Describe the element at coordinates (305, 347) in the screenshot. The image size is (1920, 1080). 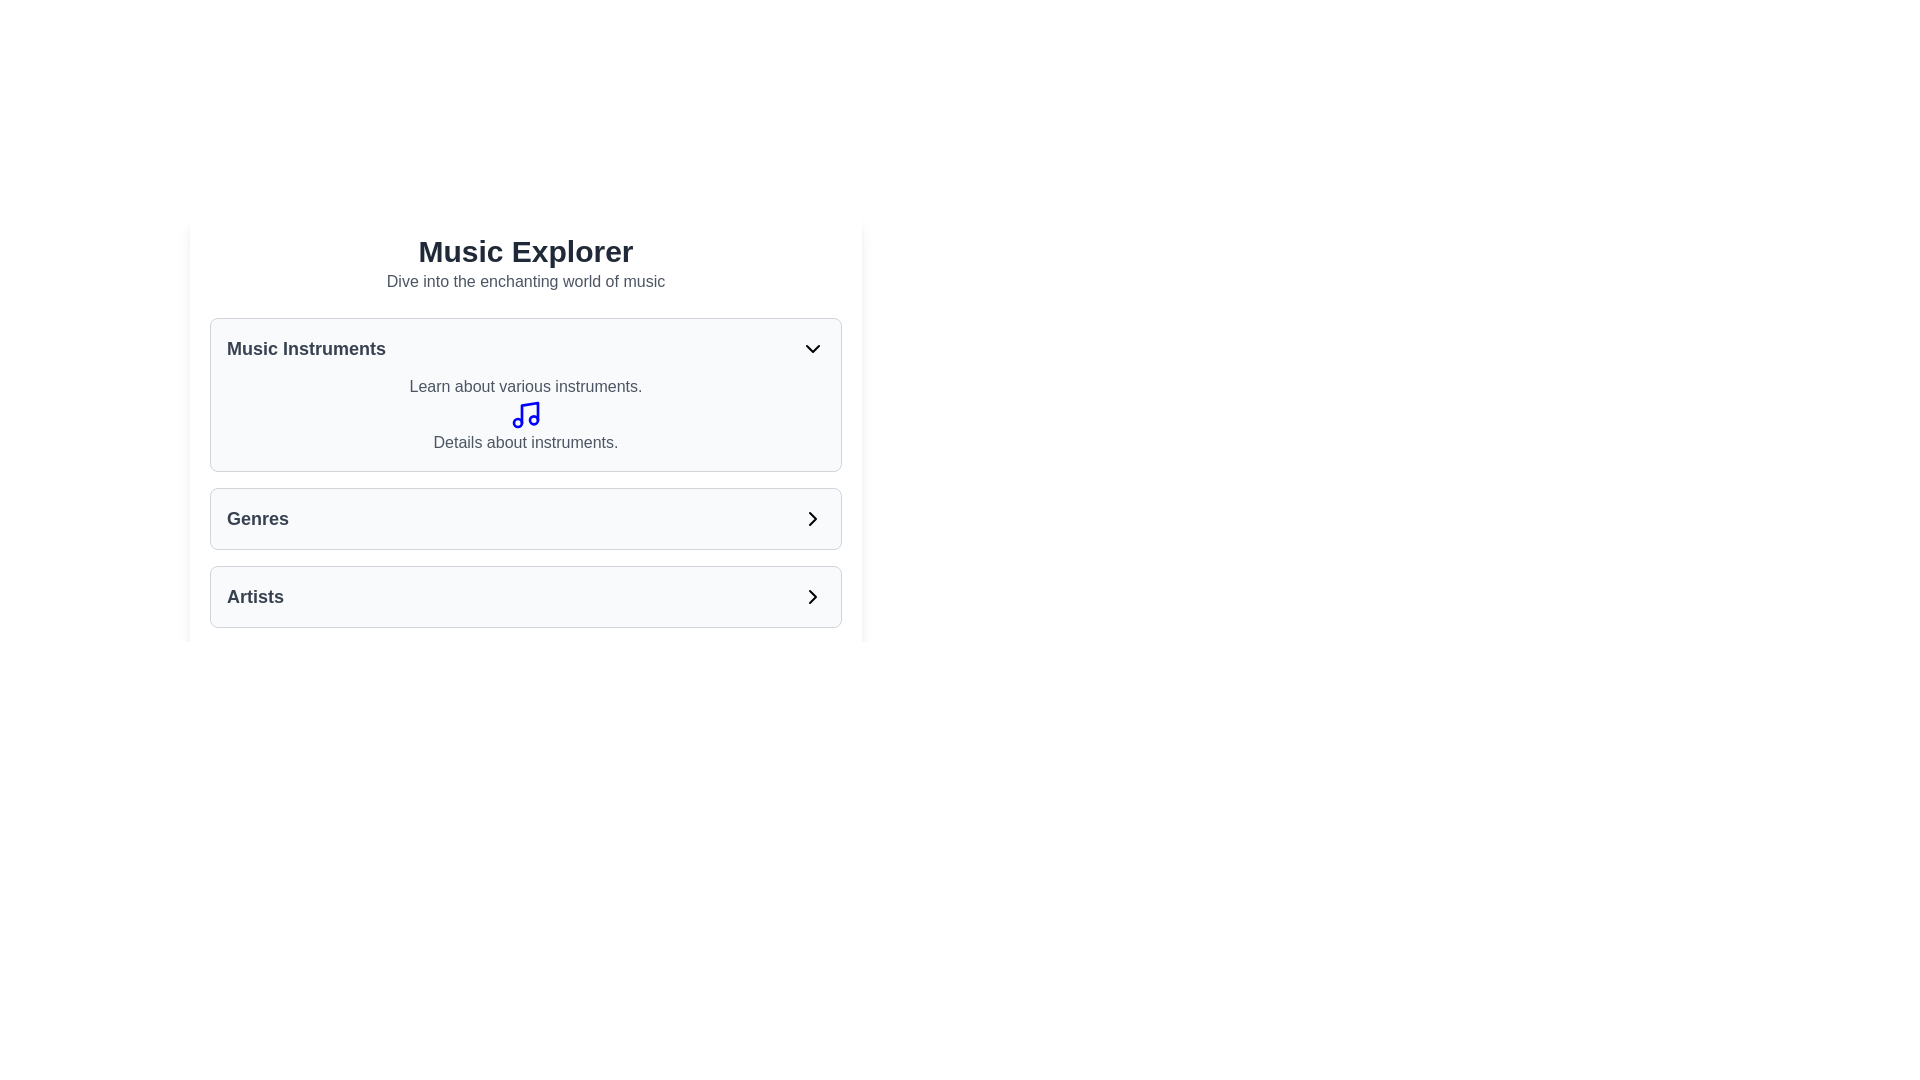
I see `the 'Music Instruments' text label, which is styled in bold gray text and serves as the title for the corresponding section` at that location.